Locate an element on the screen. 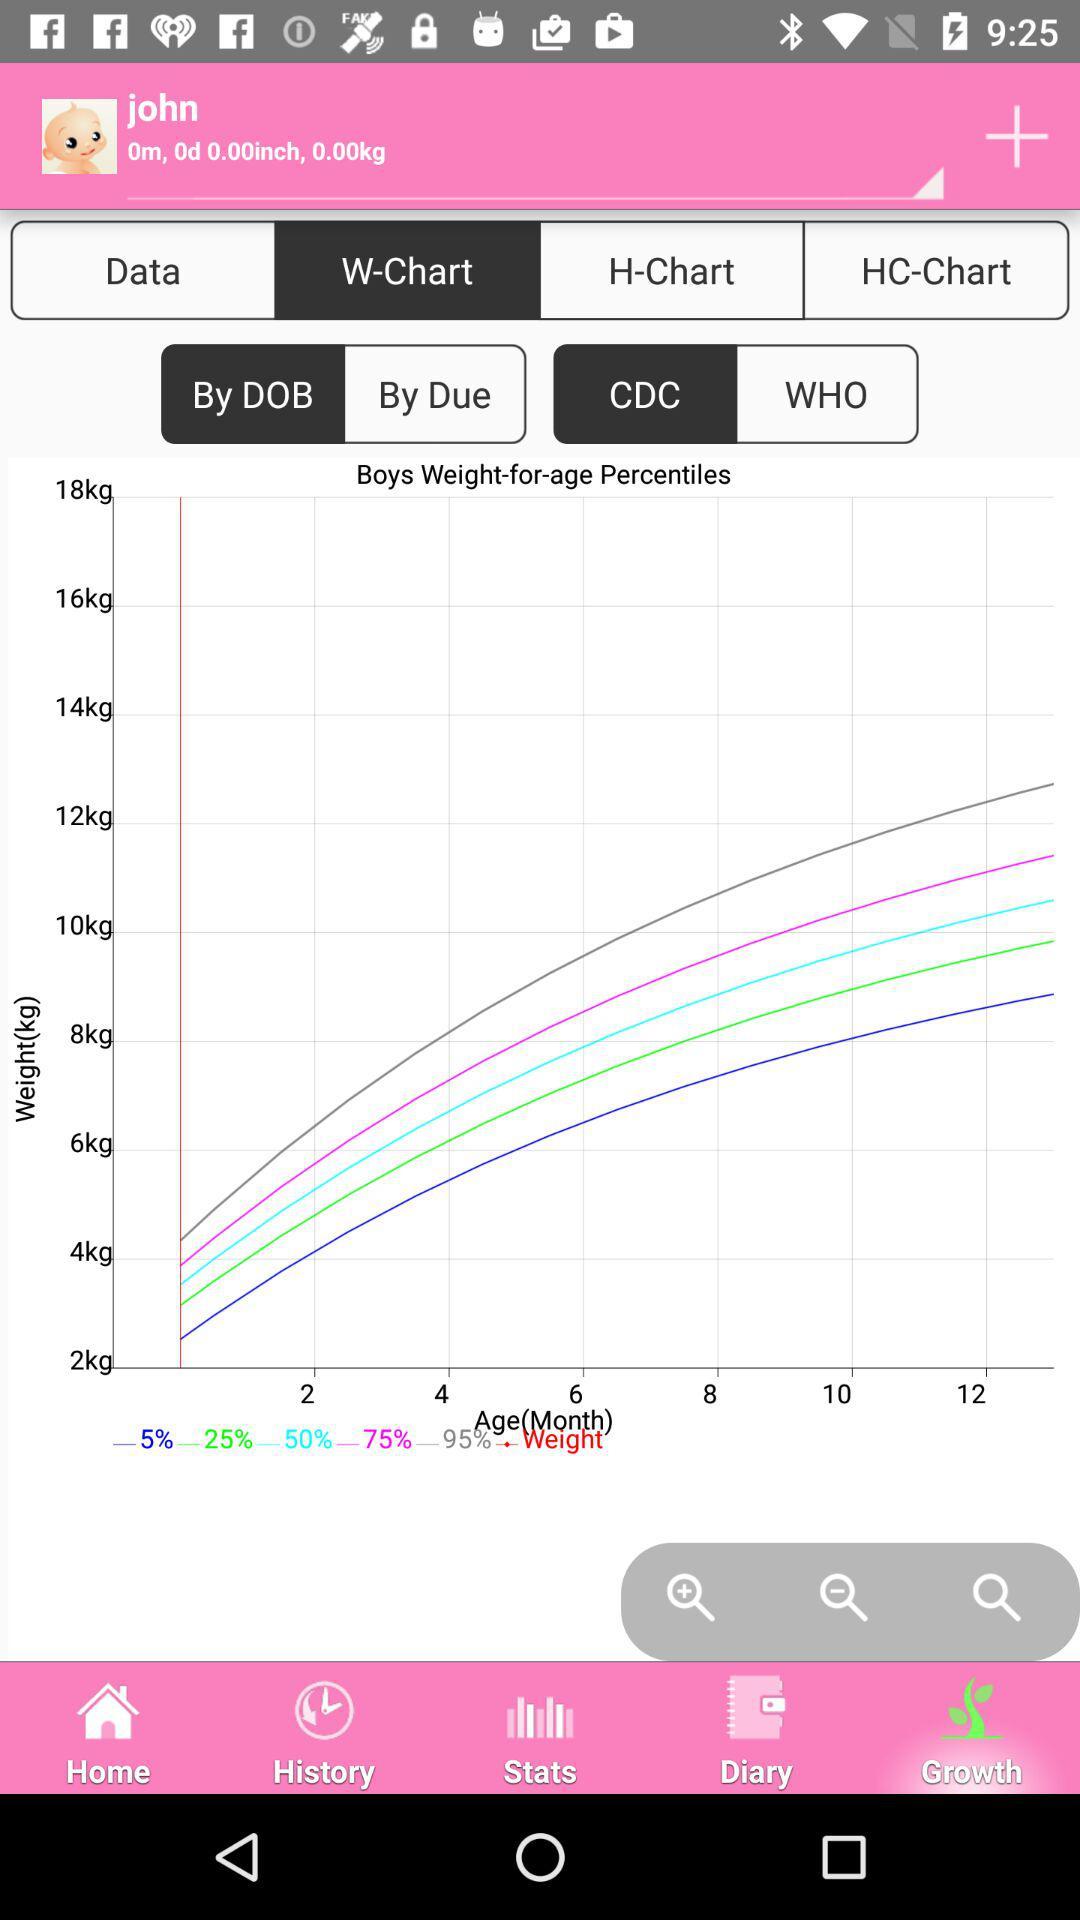 The height and width of the screenshot is (1920, 1080). the w-chart icon is located at coordinates (406, 269).